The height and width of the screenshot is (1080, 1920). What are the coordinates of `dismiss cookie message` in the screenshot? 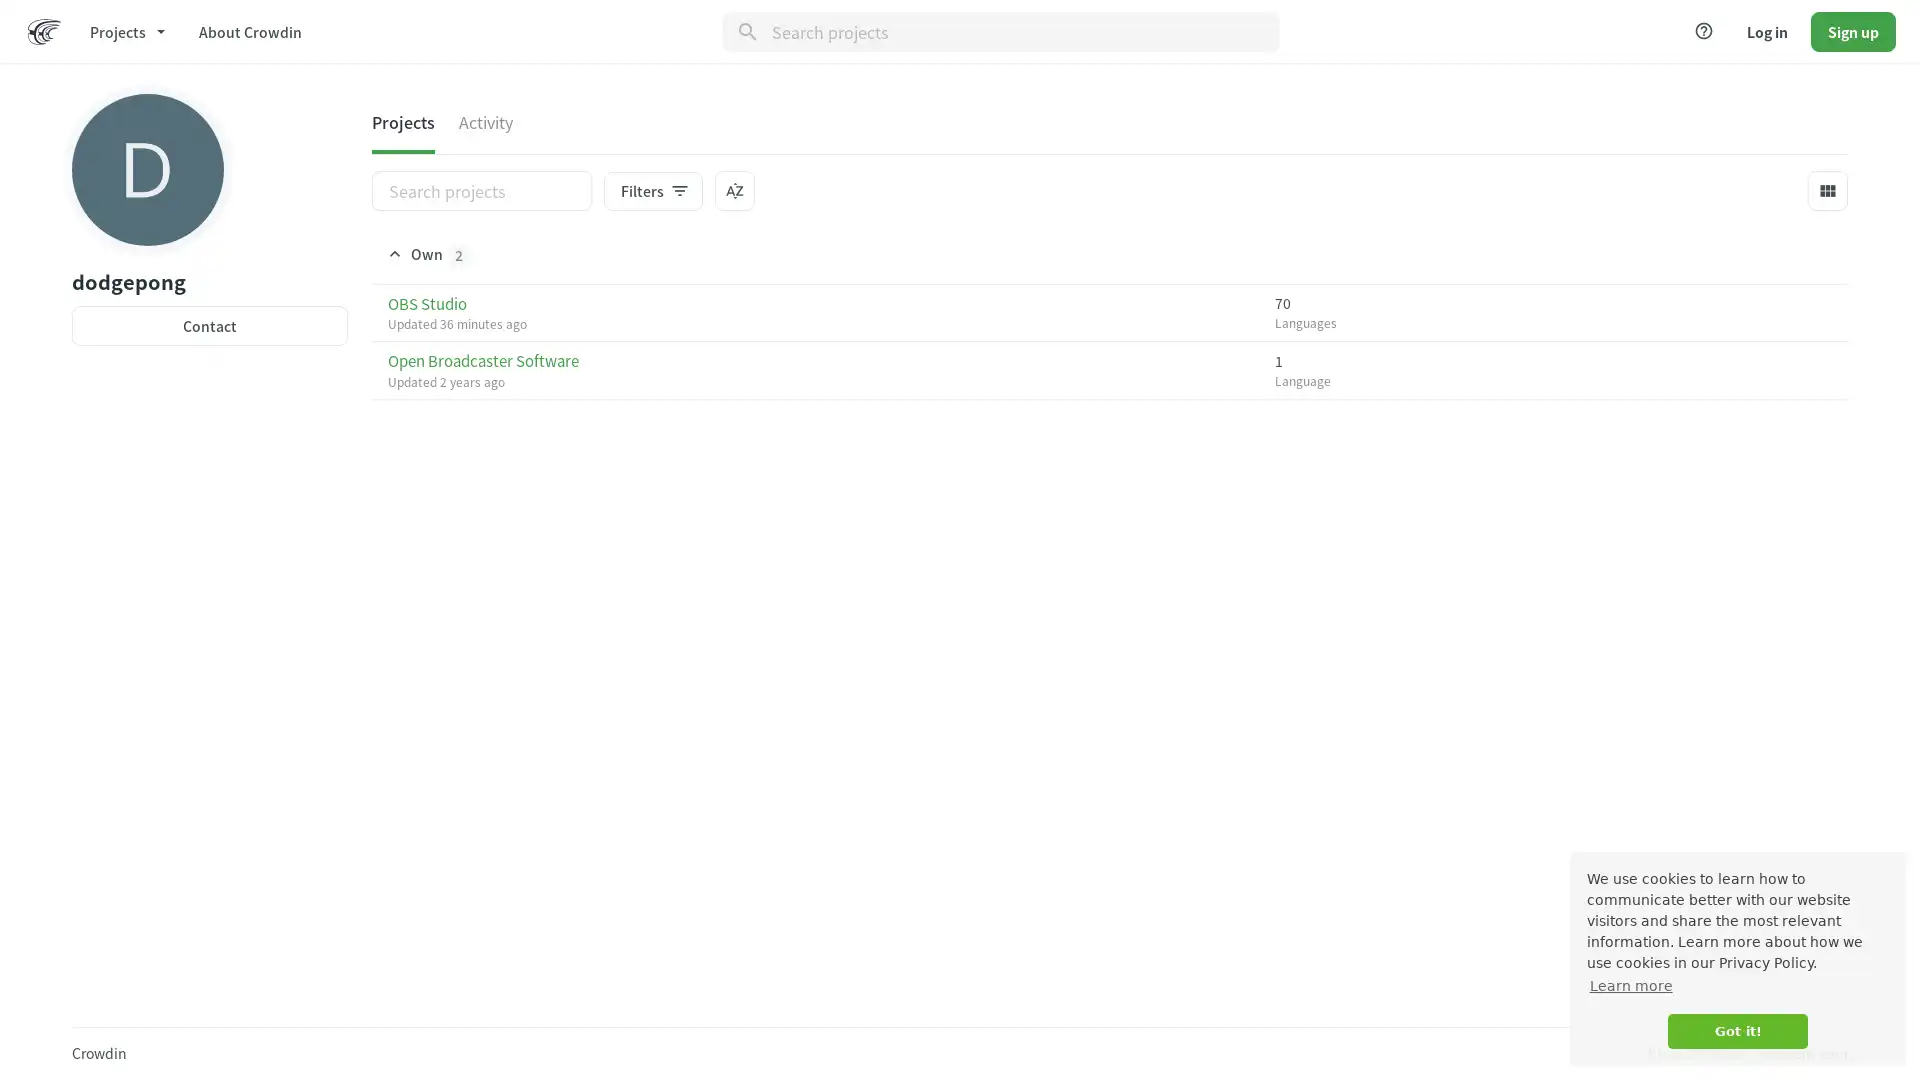 It's located at (1736, 1031).